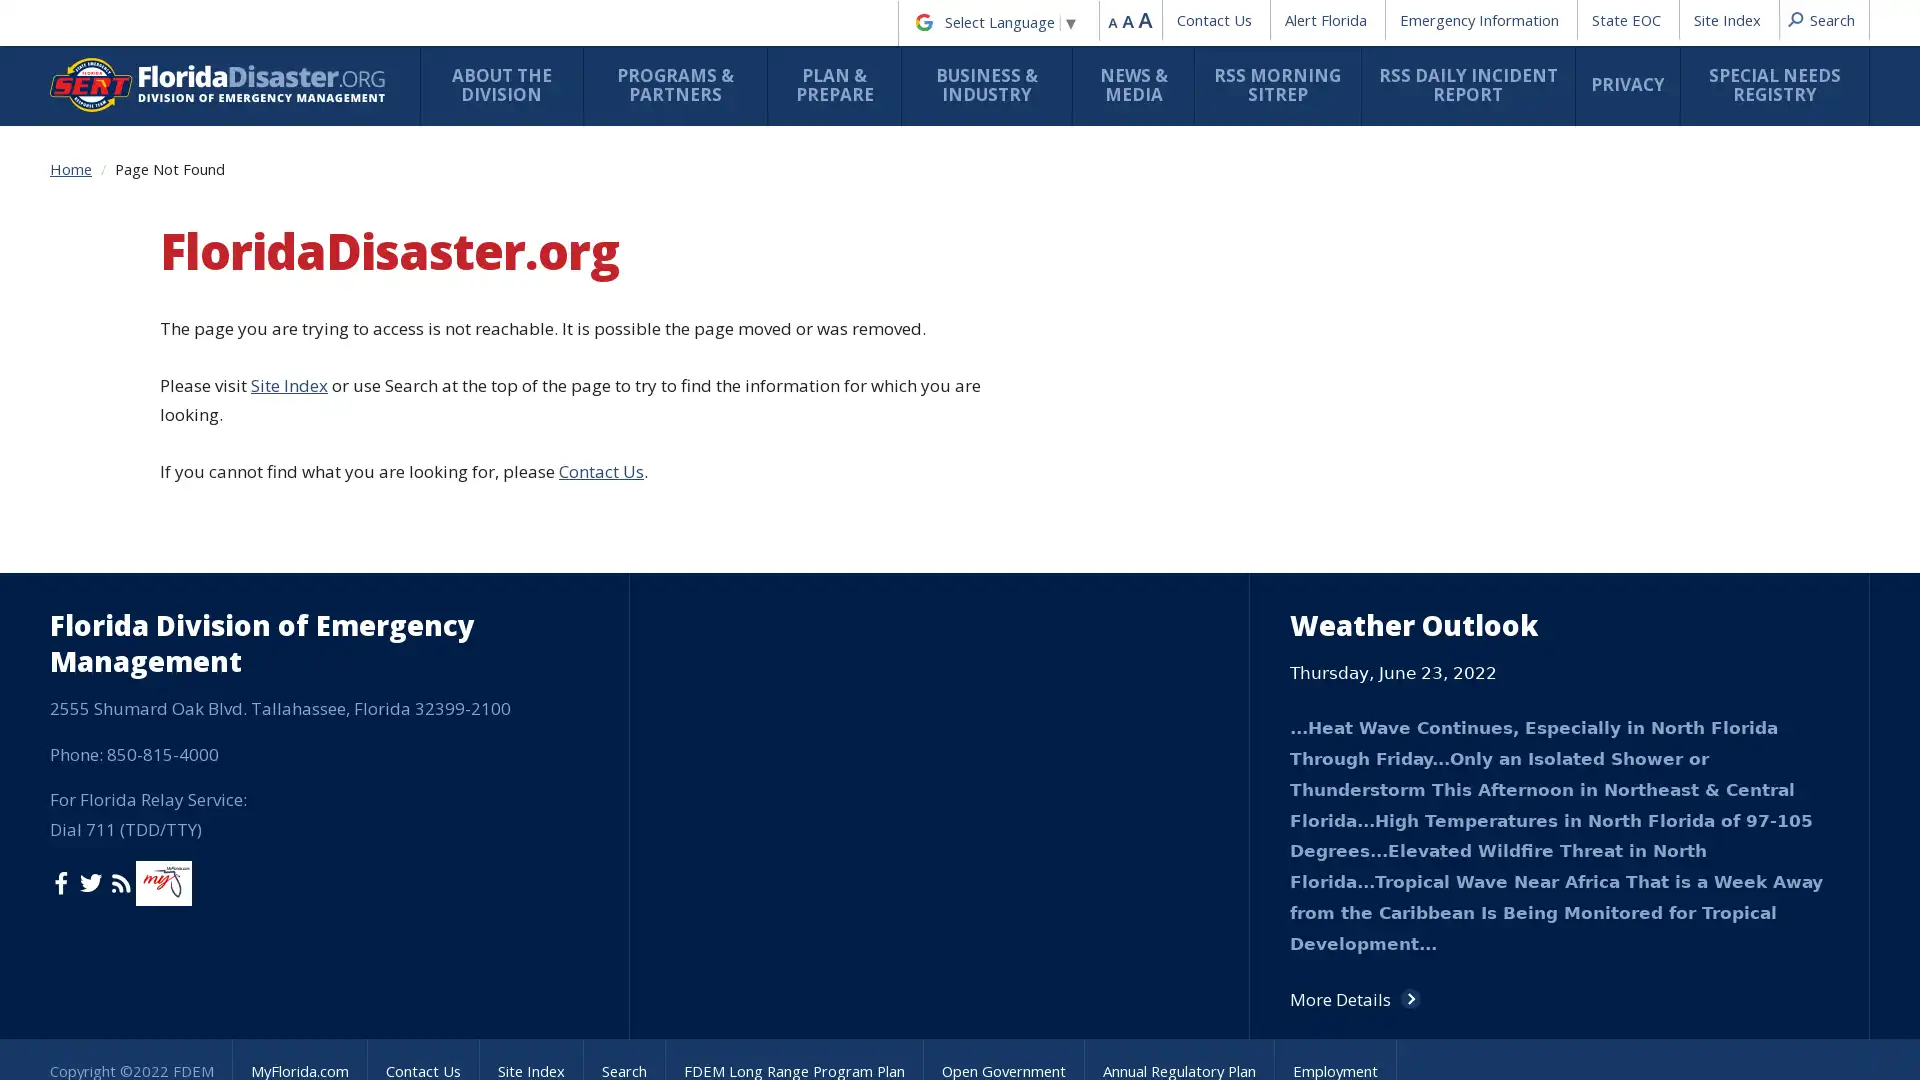 This screenshot has width=1920, height=1080. What do you see at coordinates (1148, 458) in the screenshot?
I see `Toggle More` at bounding box center [1148, 458].